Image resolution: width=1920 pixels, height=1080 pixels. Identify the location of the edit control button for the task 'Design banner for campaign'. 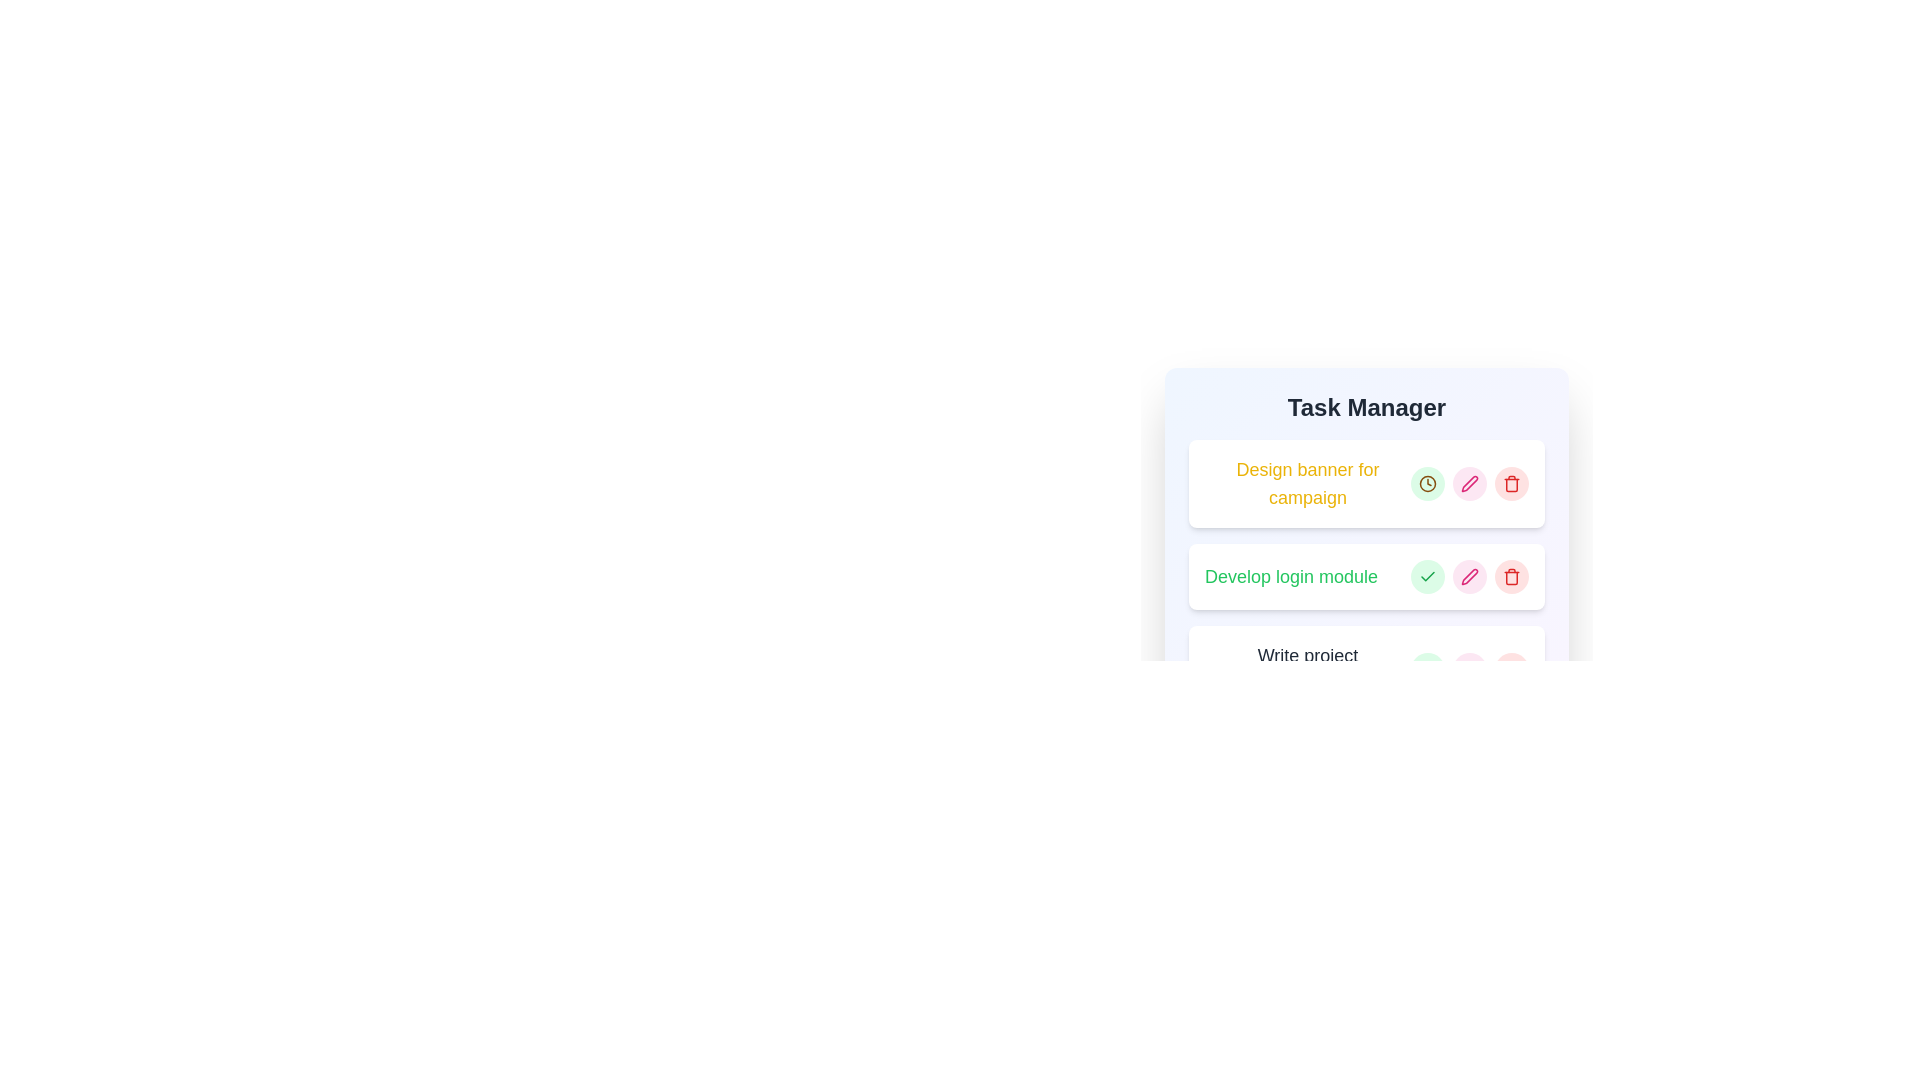
(1469, 483).